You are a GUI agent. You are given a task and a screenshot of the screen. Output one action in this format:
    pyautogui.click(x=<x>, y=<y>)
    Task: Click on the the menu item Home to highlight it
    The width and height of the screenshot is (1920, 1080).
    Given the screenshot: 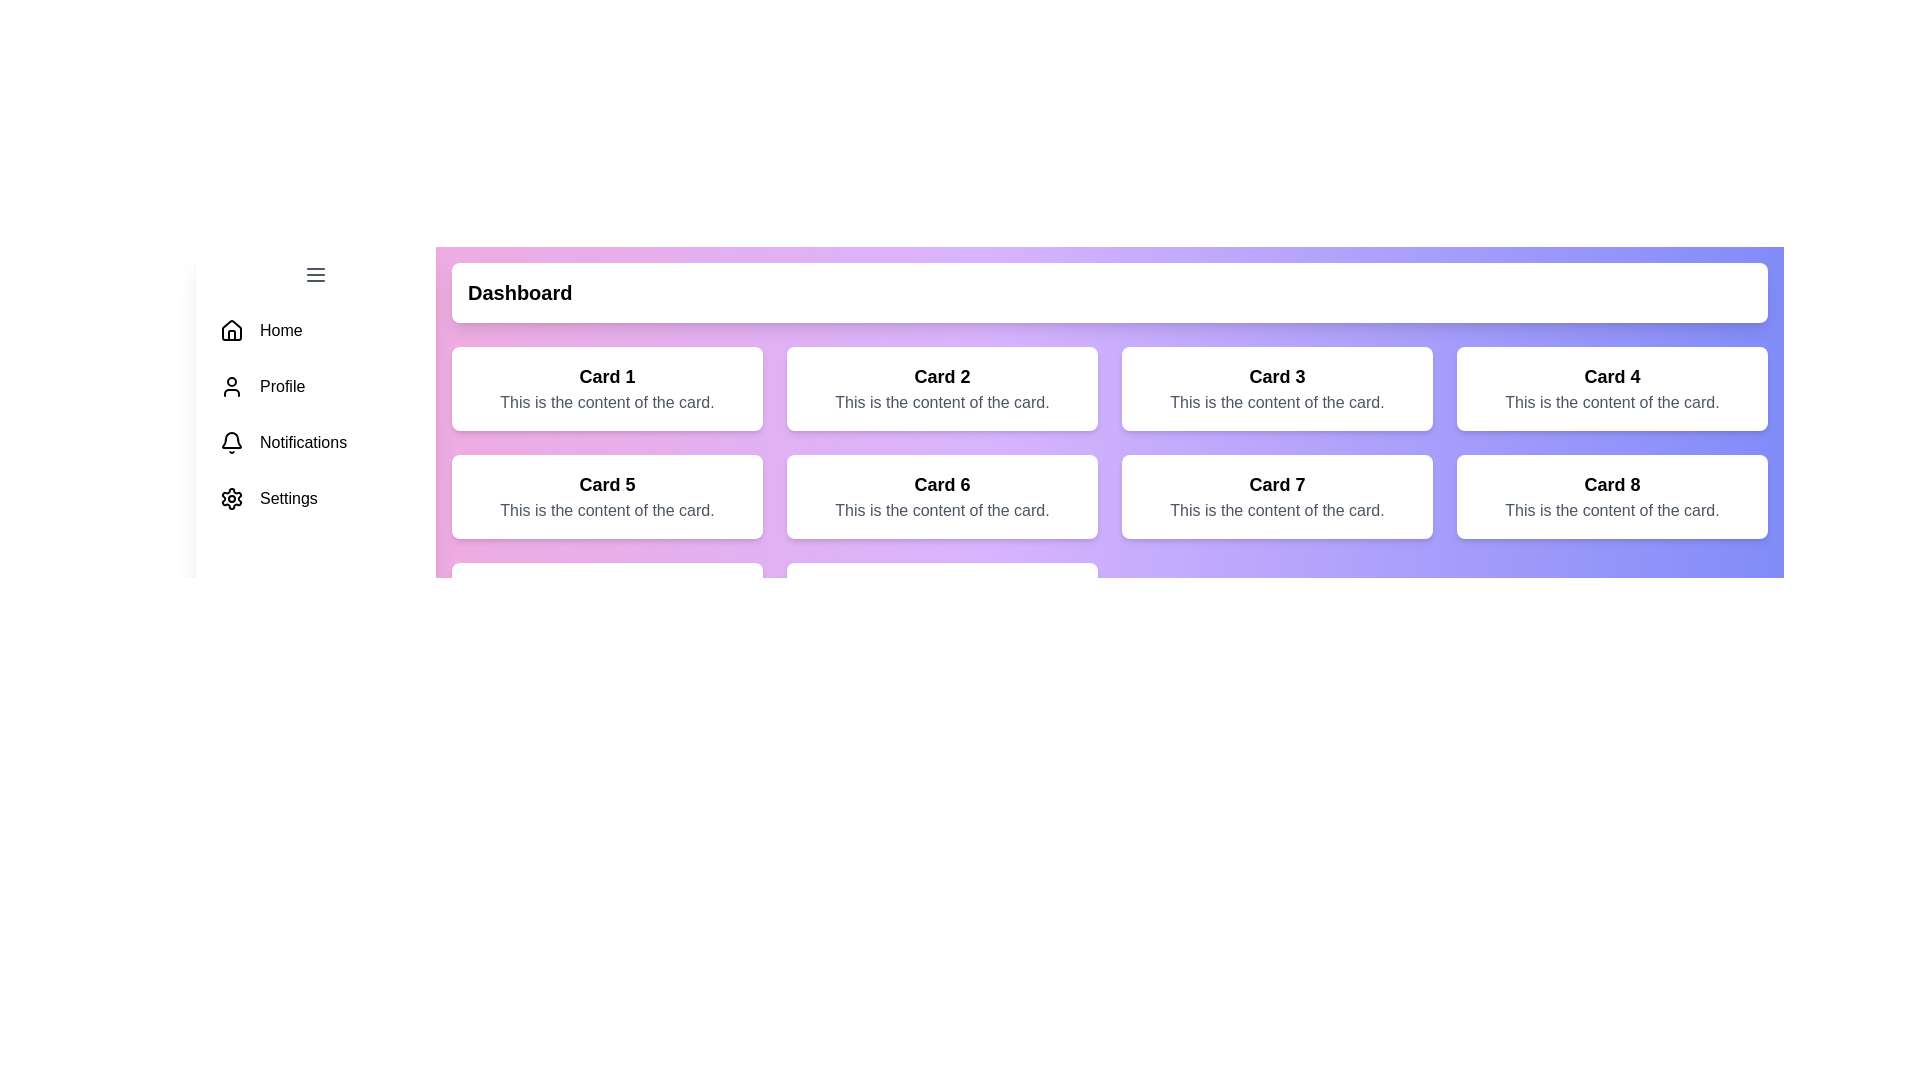 What is the action you would take?
    pyautogui.click(x=315, y=330)
    